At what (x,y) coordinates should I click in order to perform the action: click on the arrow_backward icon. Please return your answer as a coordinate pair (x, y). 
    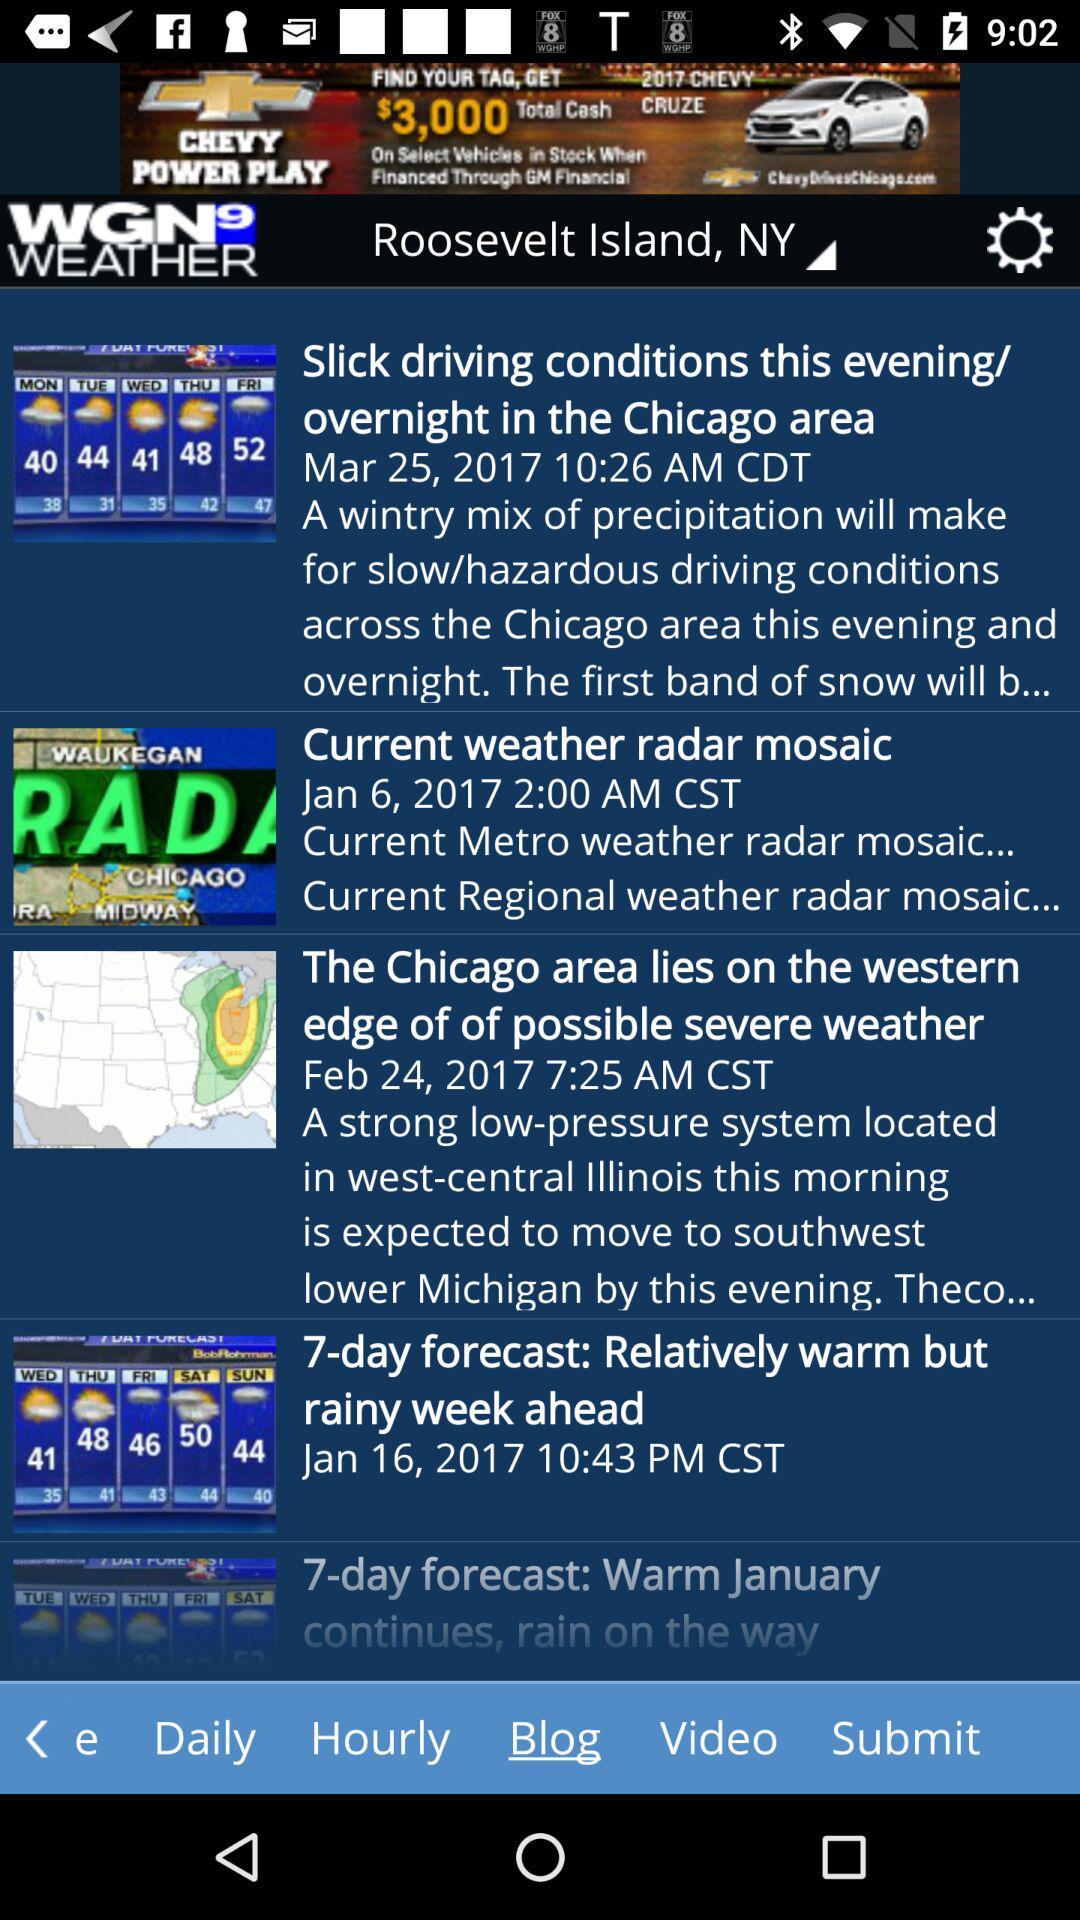
    Looking at the image, I should click on (36, 1737).